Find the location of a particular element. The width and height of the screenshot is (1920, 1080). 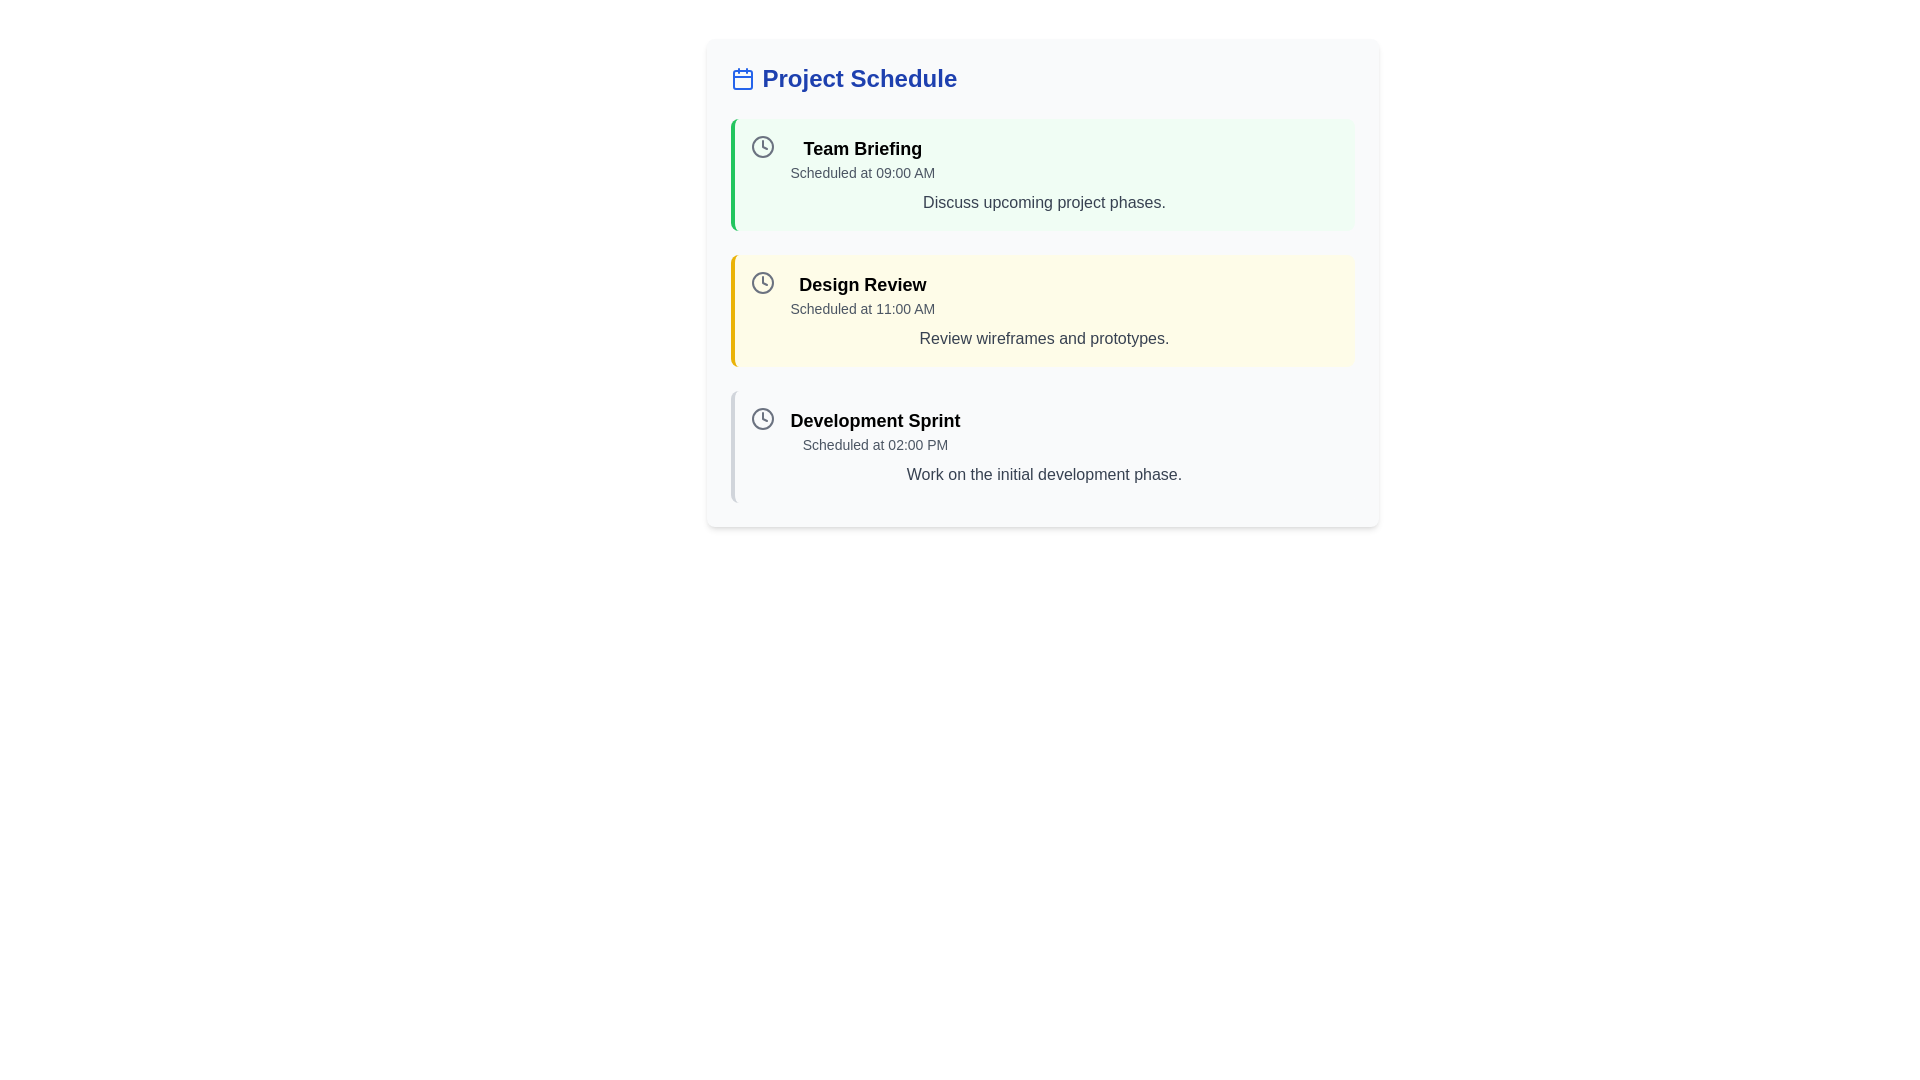

text displayed in the 'Design Review' section, which consists of 'Design Review' and 'Scheduled at 11:00 AM.' is located at coordinates (862, 294).